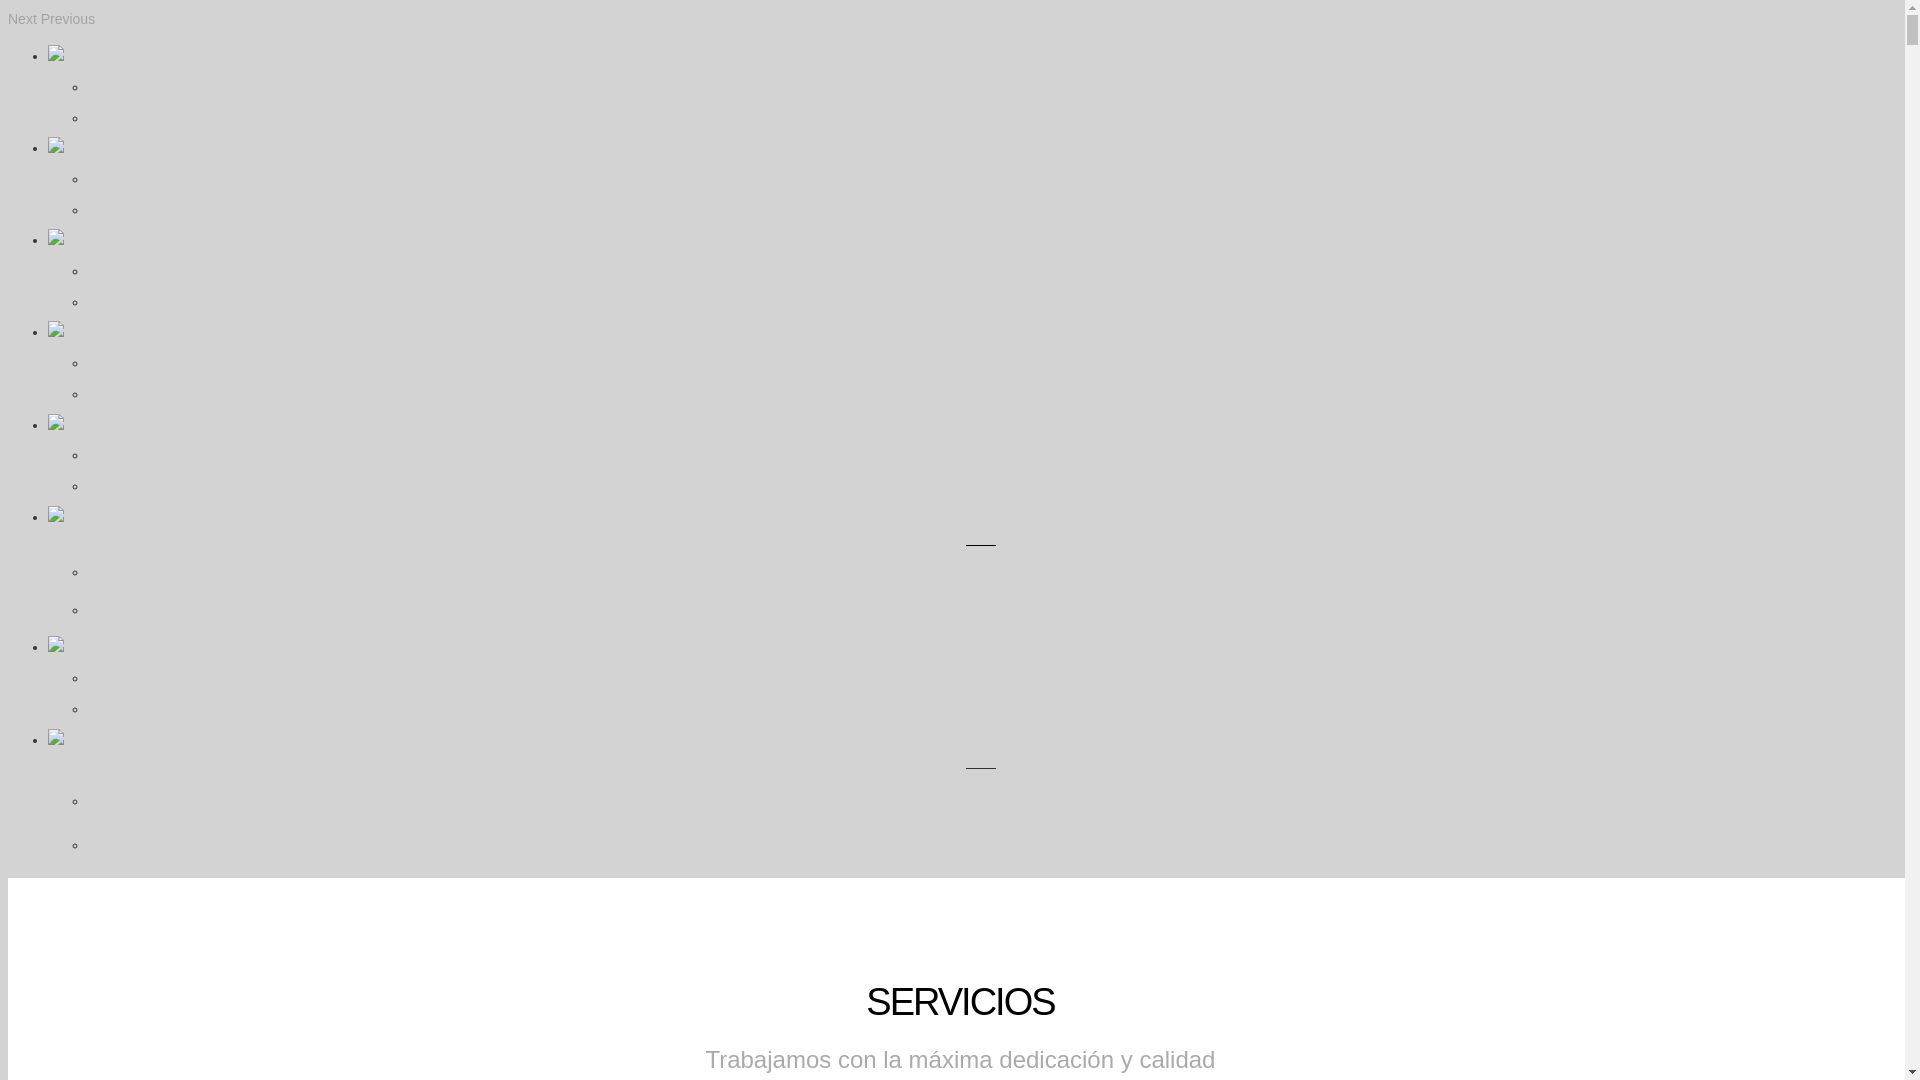 The image size is (1920, 1080). Describe the element at coordinates (22, 19) in the screenshot. I see `'Next'` at that location.